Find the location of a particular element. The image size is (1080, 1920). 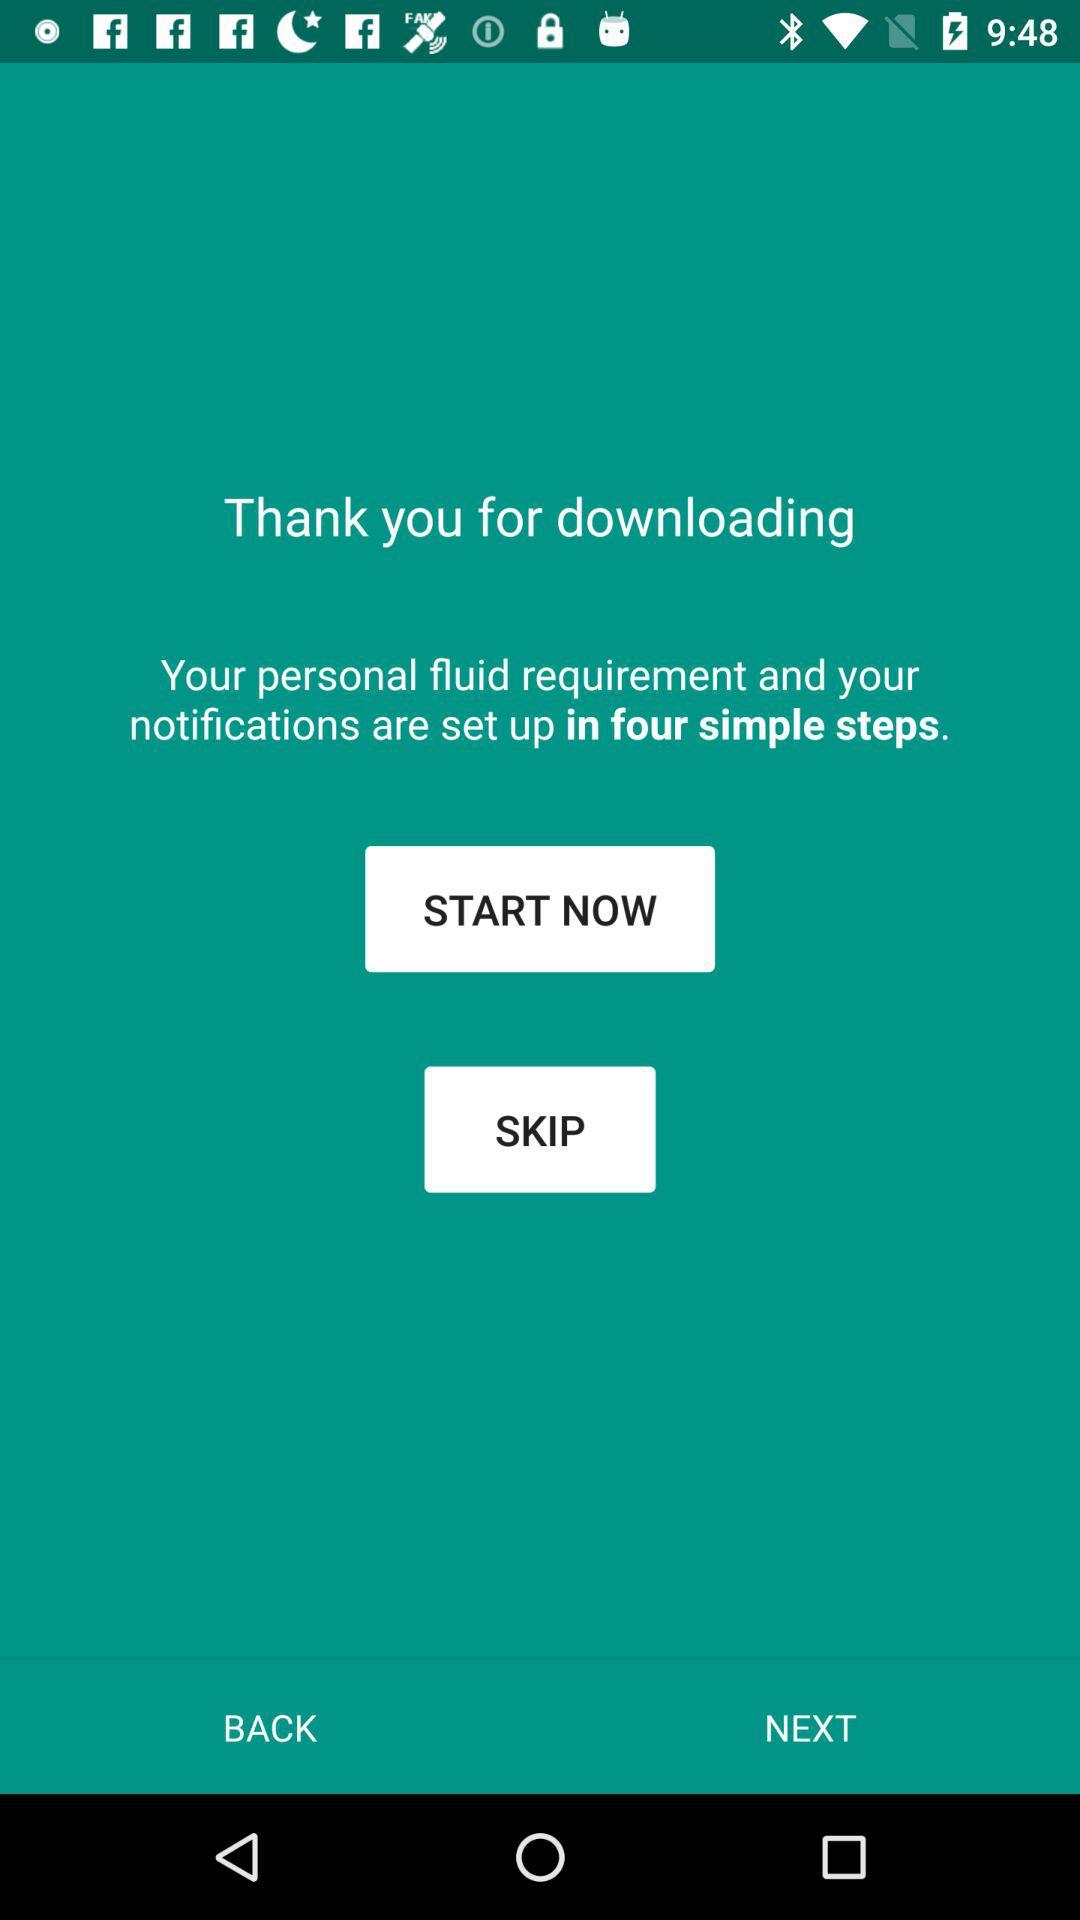

the app below the your personal fluid item is located at coordinates (540, 907).